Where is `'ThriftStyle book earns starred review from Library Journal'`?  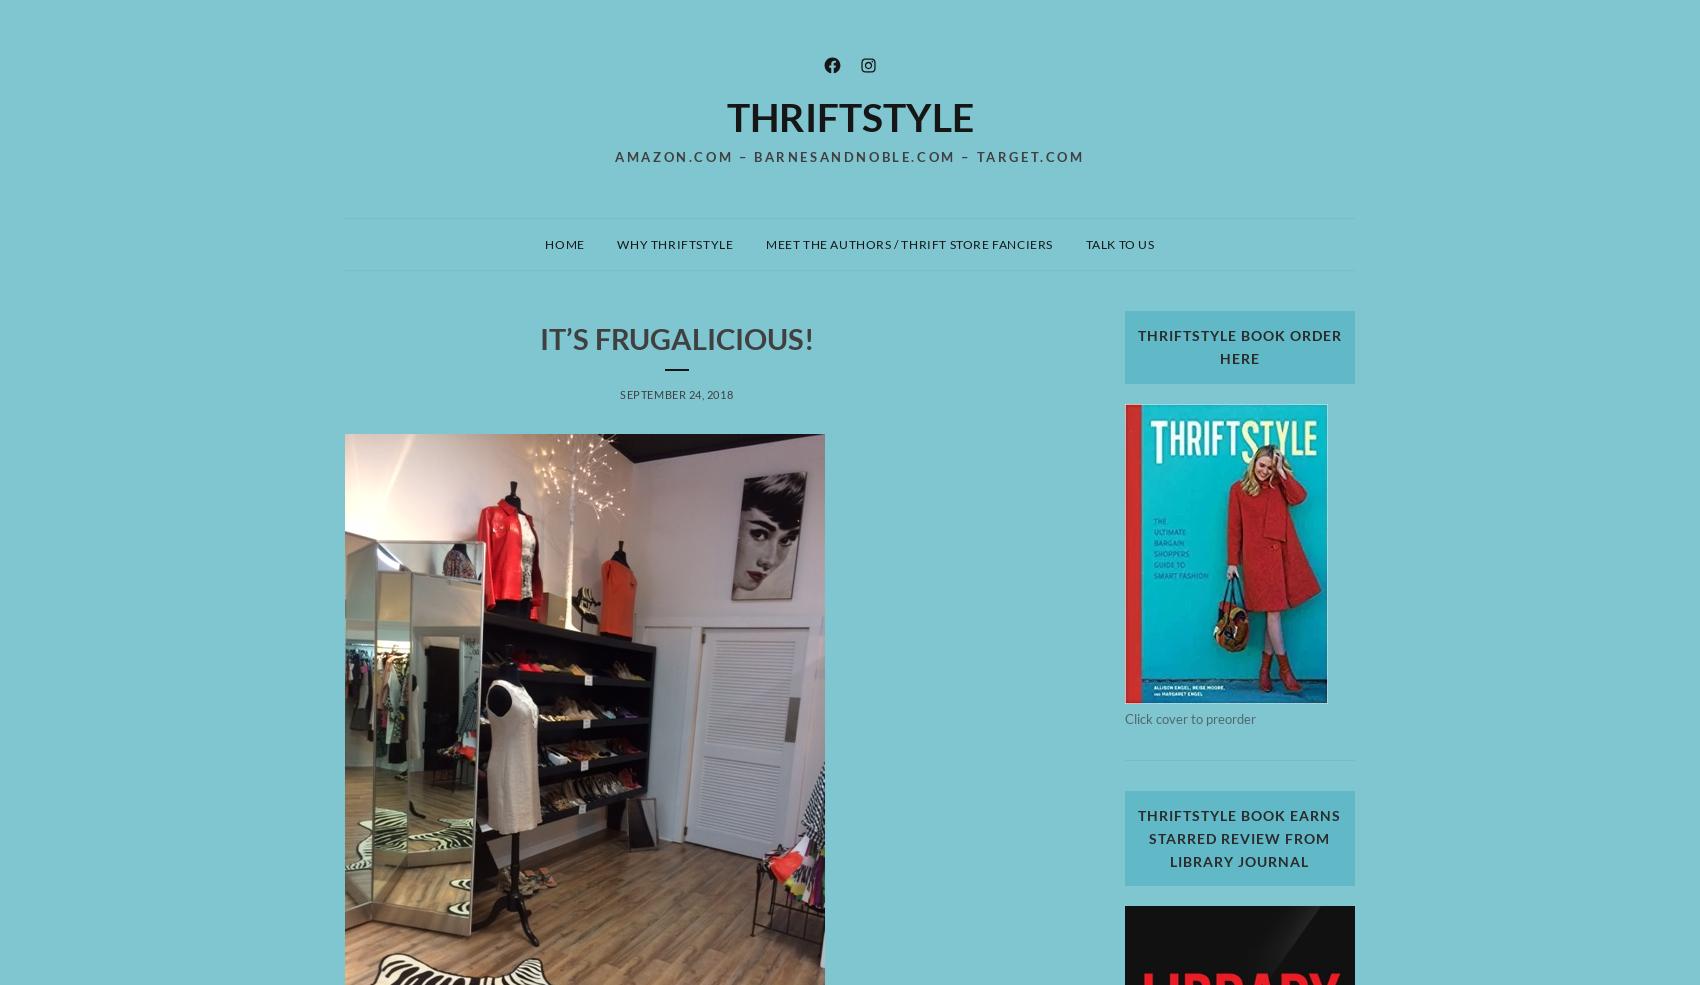
'ThriftStyle book earns starred review from Library Journal' is located at coordinates (1238, 837).